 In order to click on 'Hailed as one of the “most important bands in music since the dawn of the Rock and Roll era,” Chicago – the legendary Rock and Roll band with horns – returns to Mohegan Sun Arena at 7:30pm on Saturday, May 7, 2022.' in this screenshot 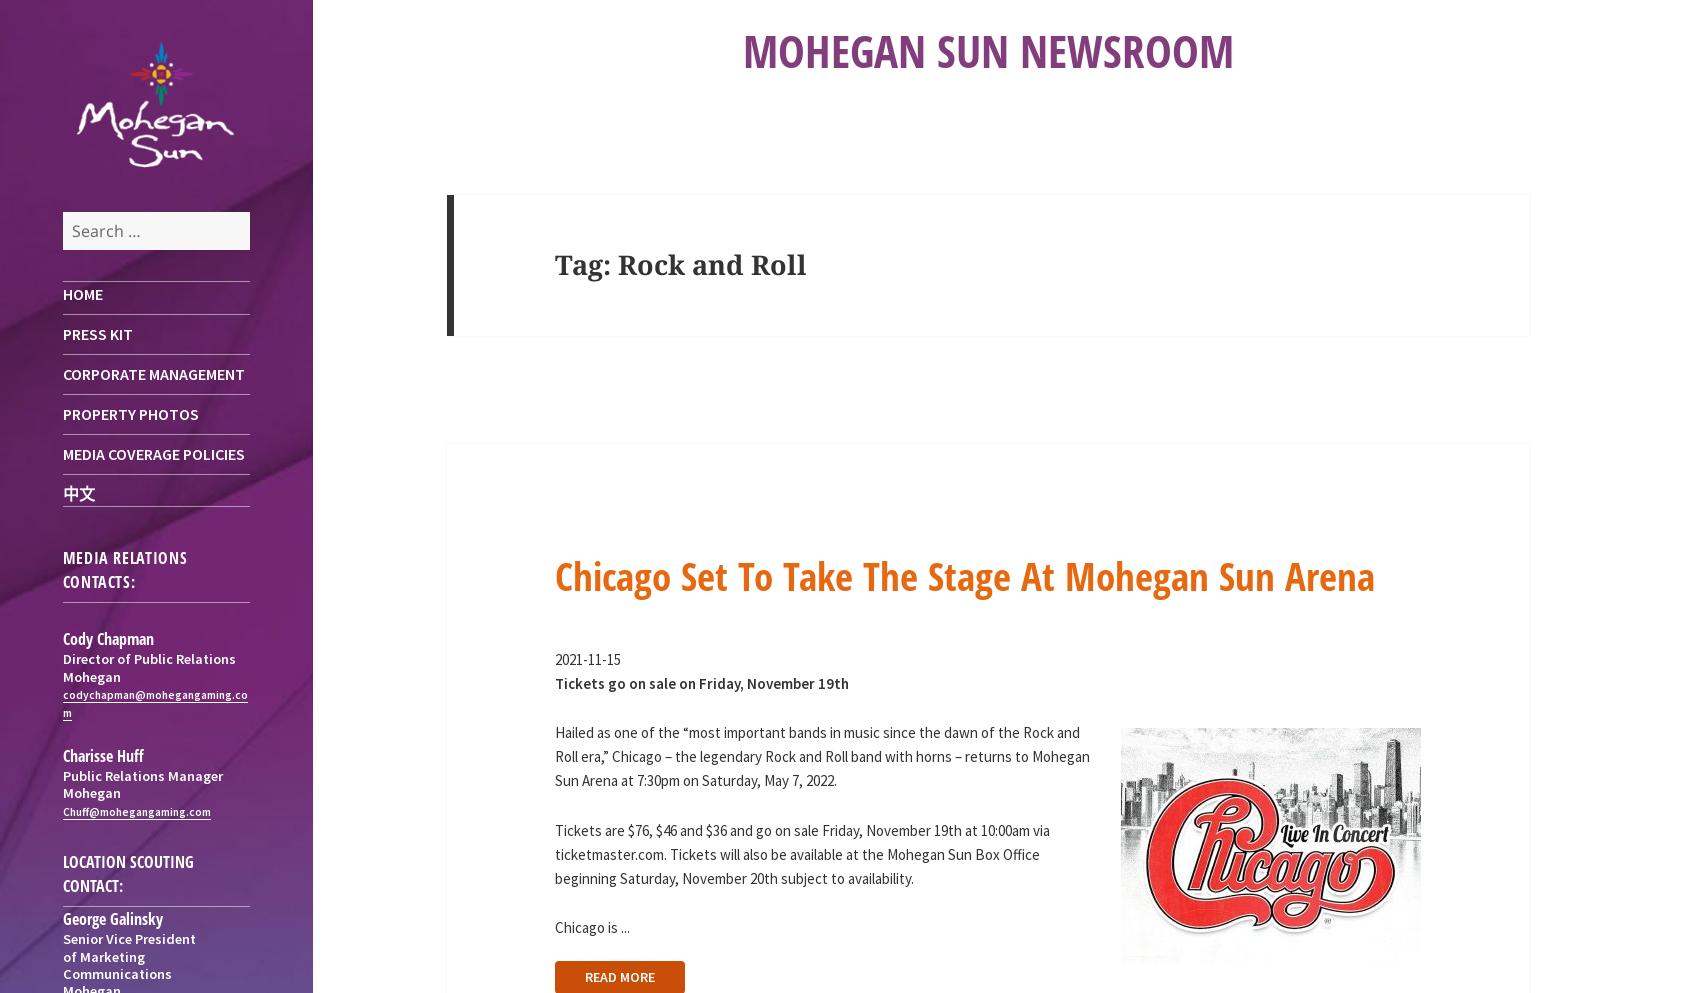, I will do `click(821, 756)`.